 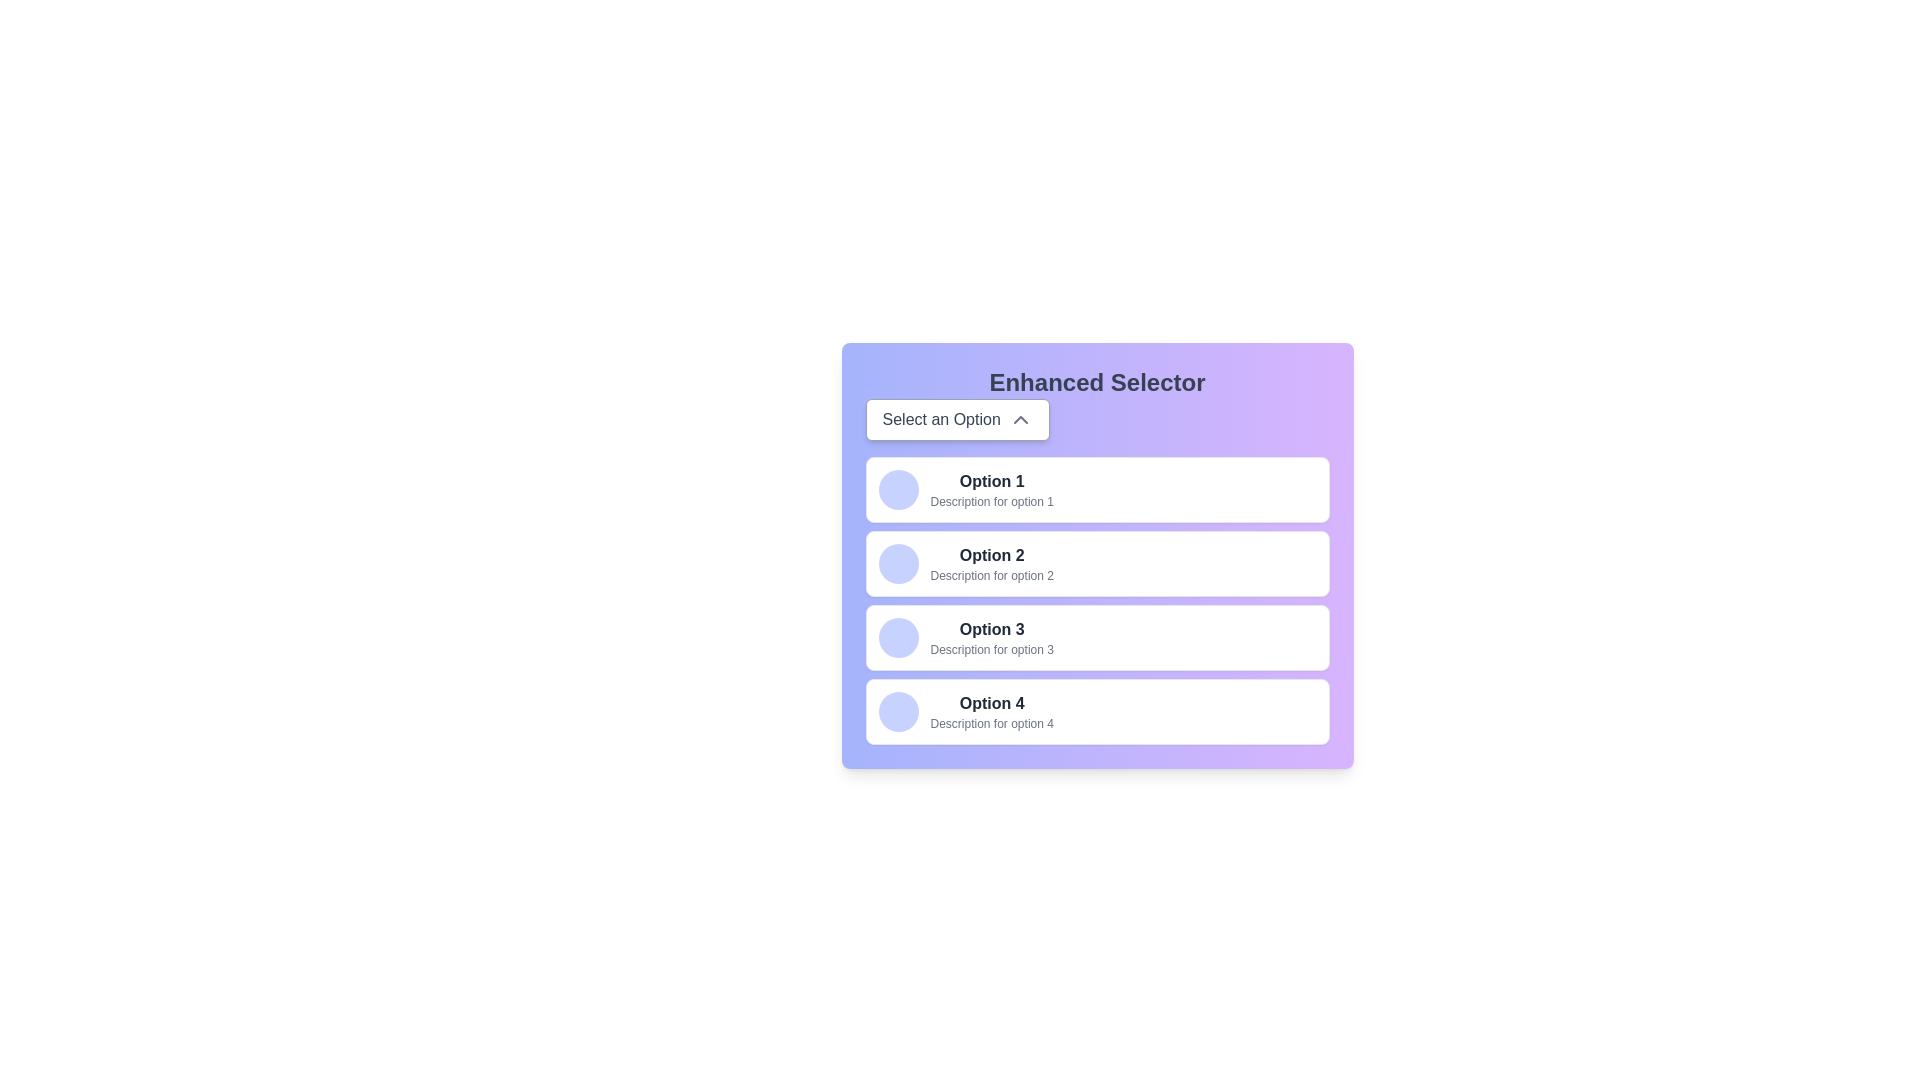 What do you see at coordinates (992, 563) in the screenshot?
I see `the second list item titled 'Option 2' with the description 'Description for option 2'` at bounding box center [992, 563].